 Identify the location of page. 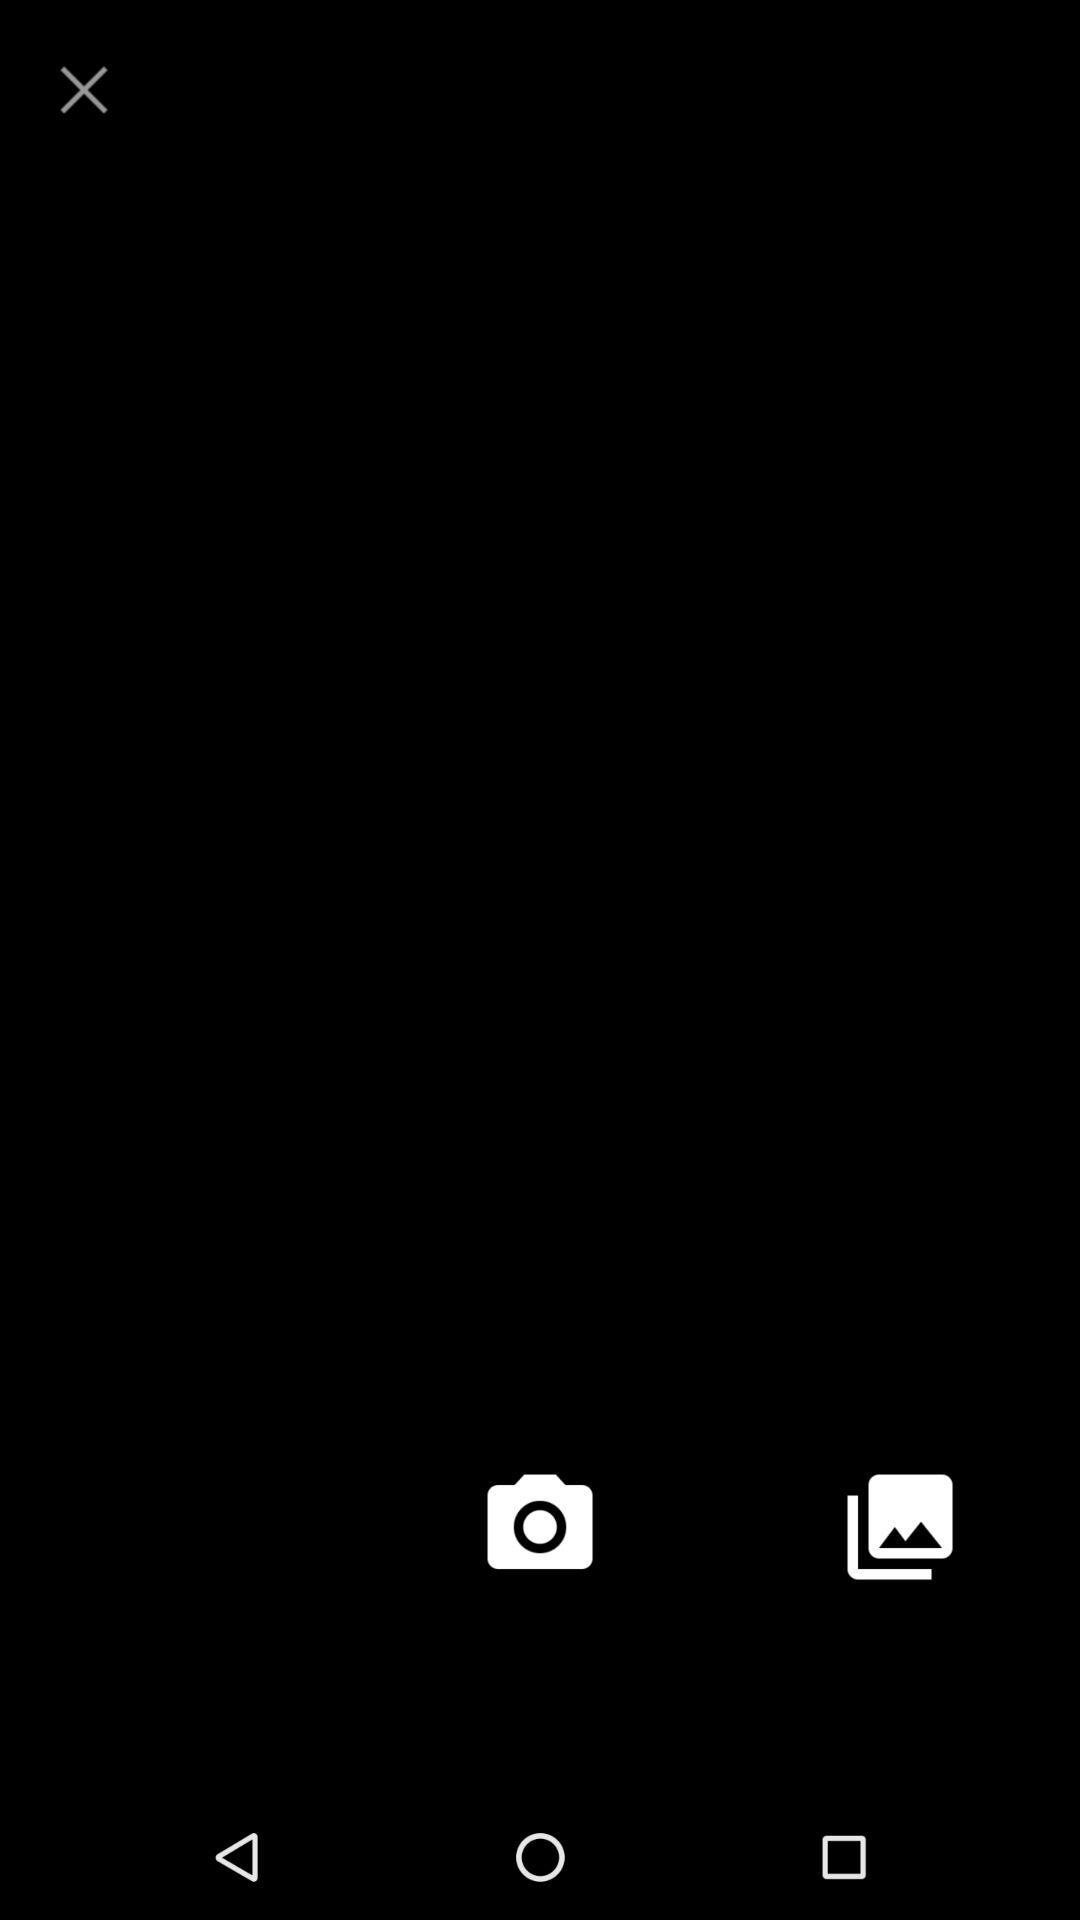
(83, 89).